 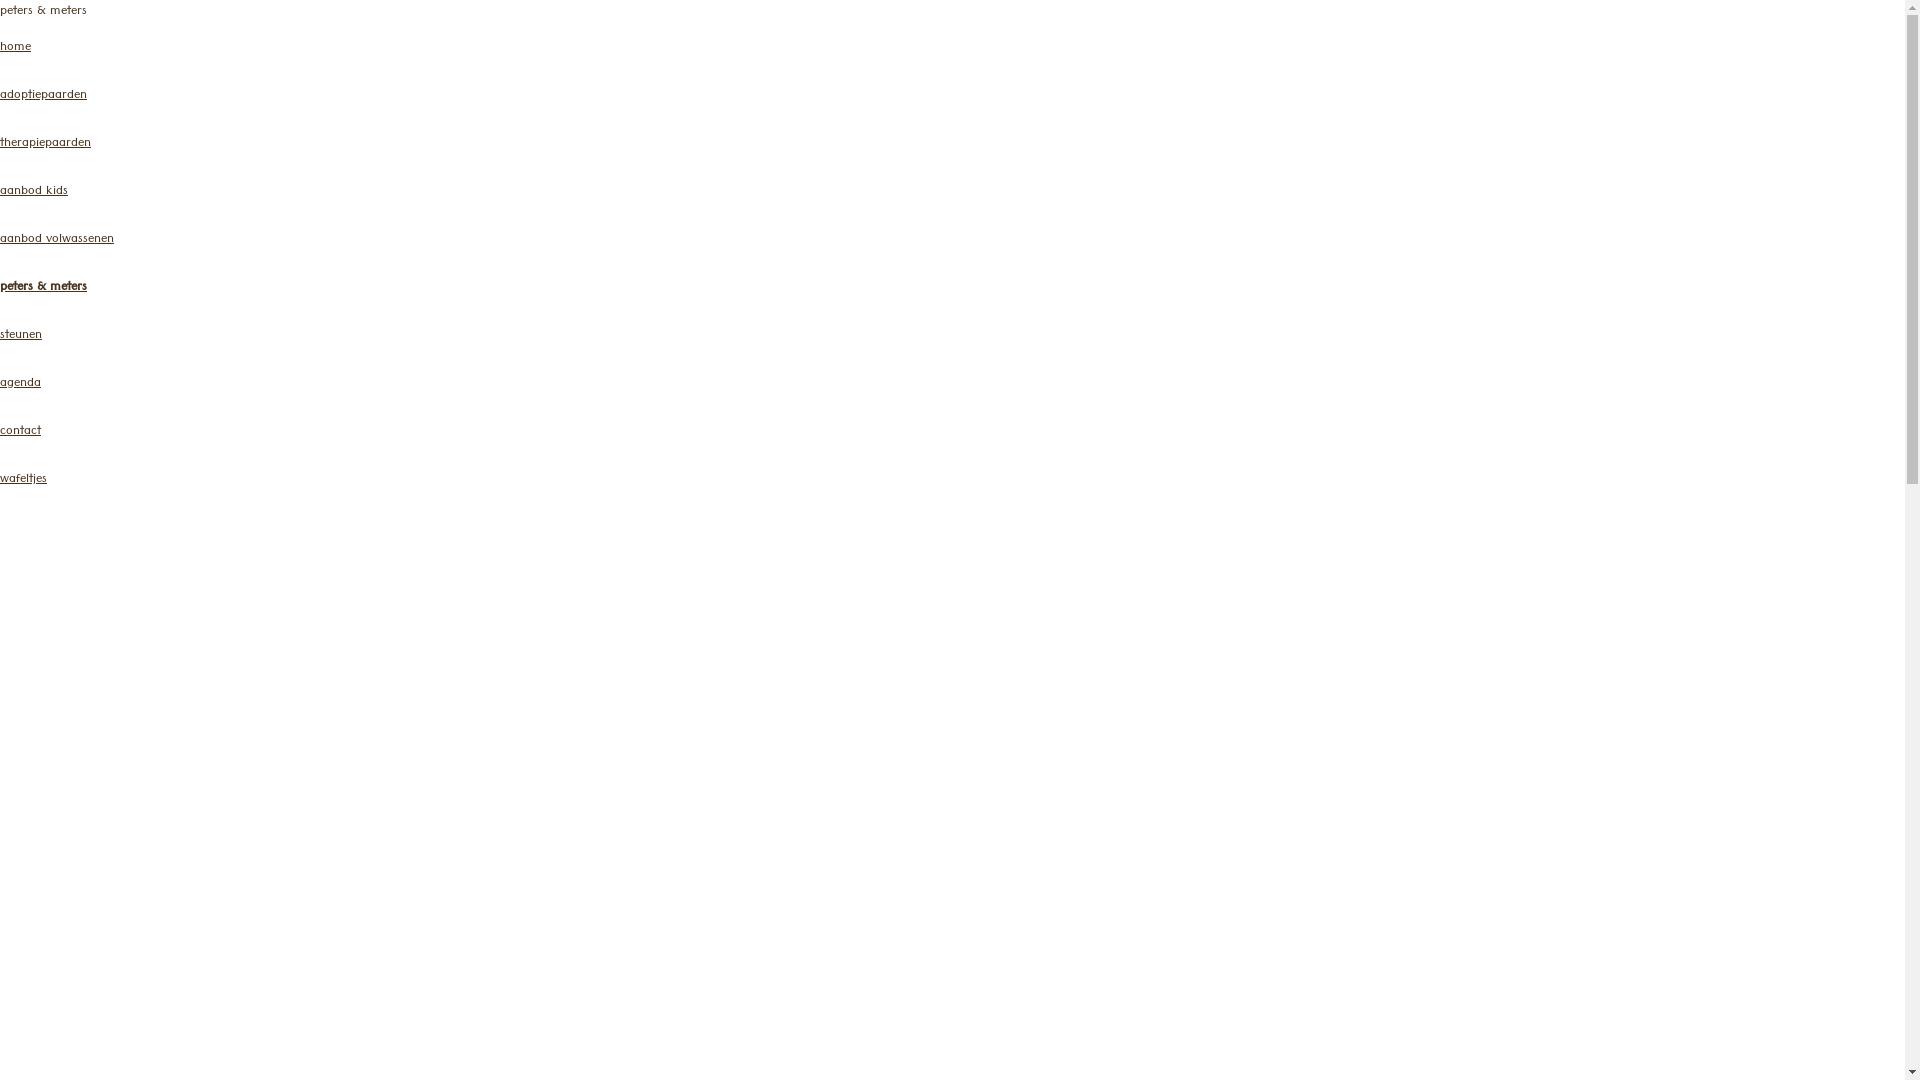 I want to click on 'steunen', so click(x=20, y=335).